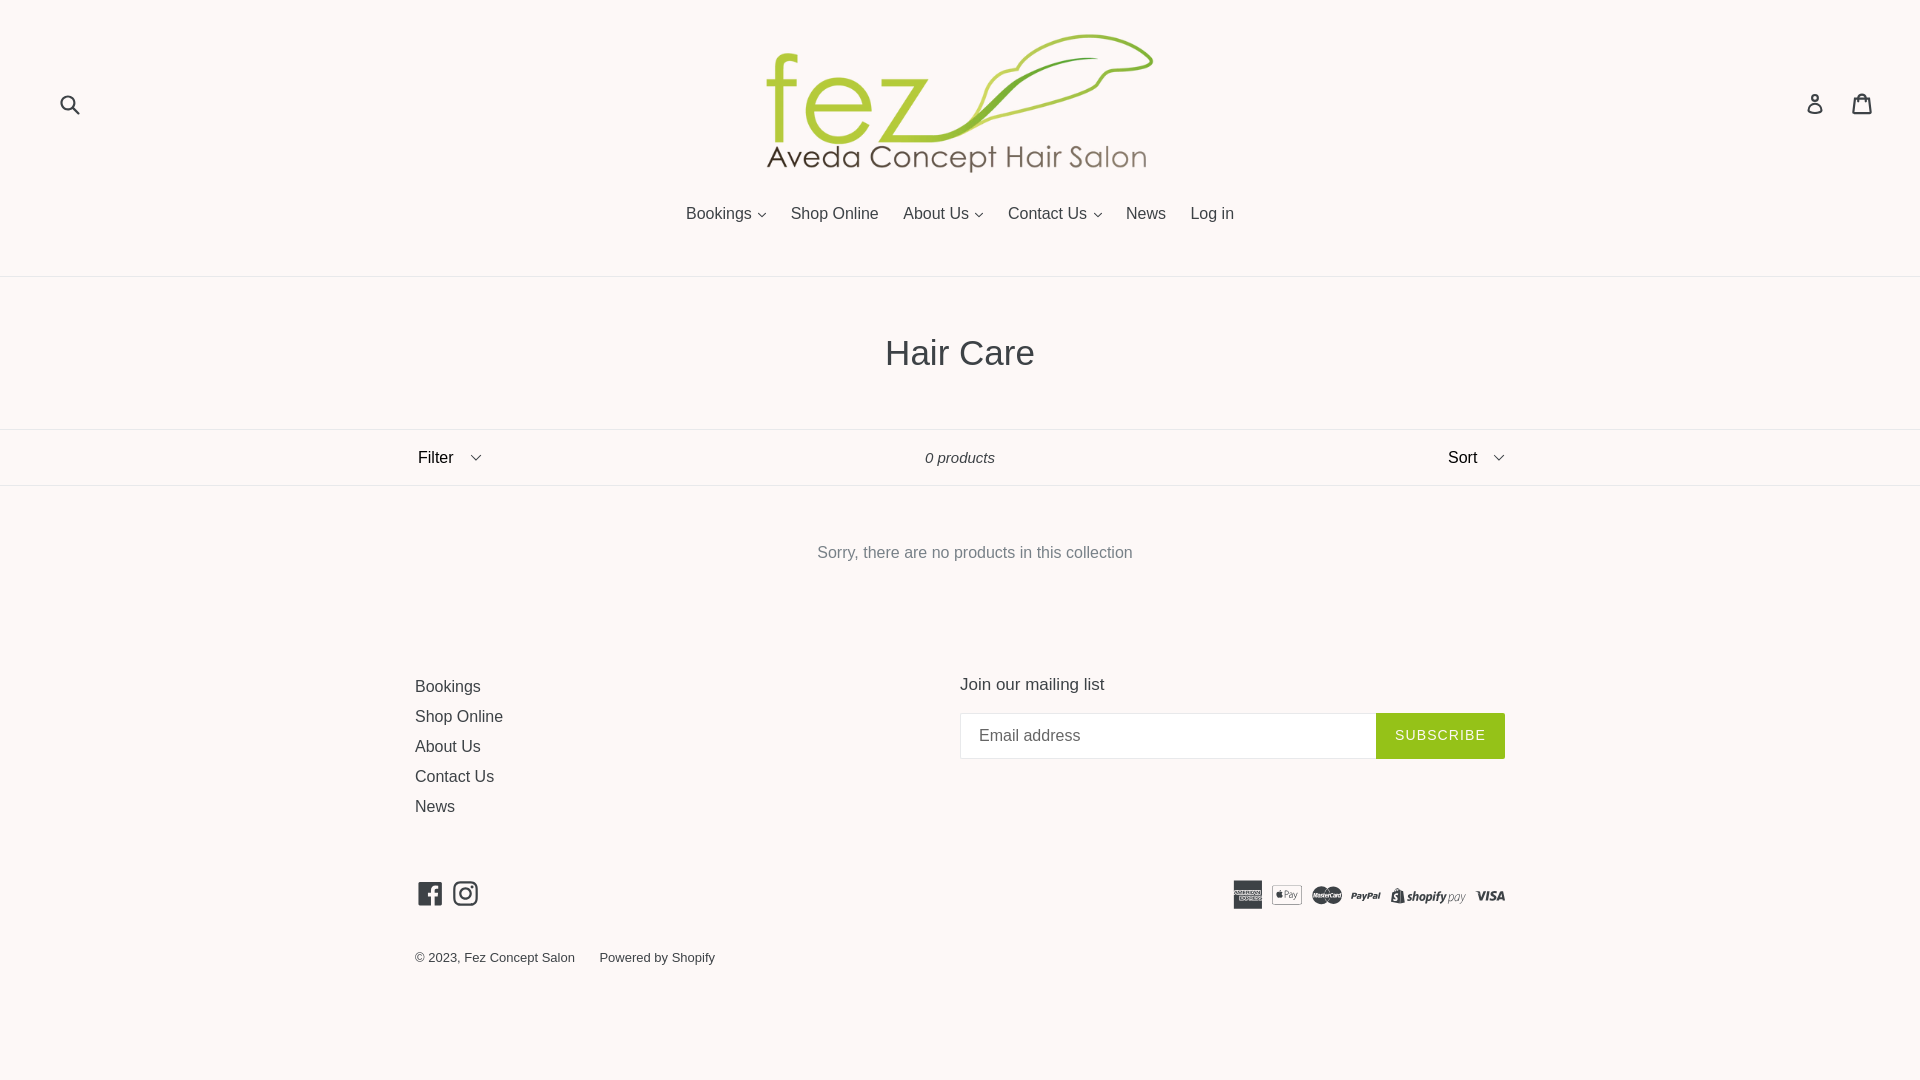  Describe the element at coordinates (458, 715) in the screenshot. I see `'Shop Online'` at that location.